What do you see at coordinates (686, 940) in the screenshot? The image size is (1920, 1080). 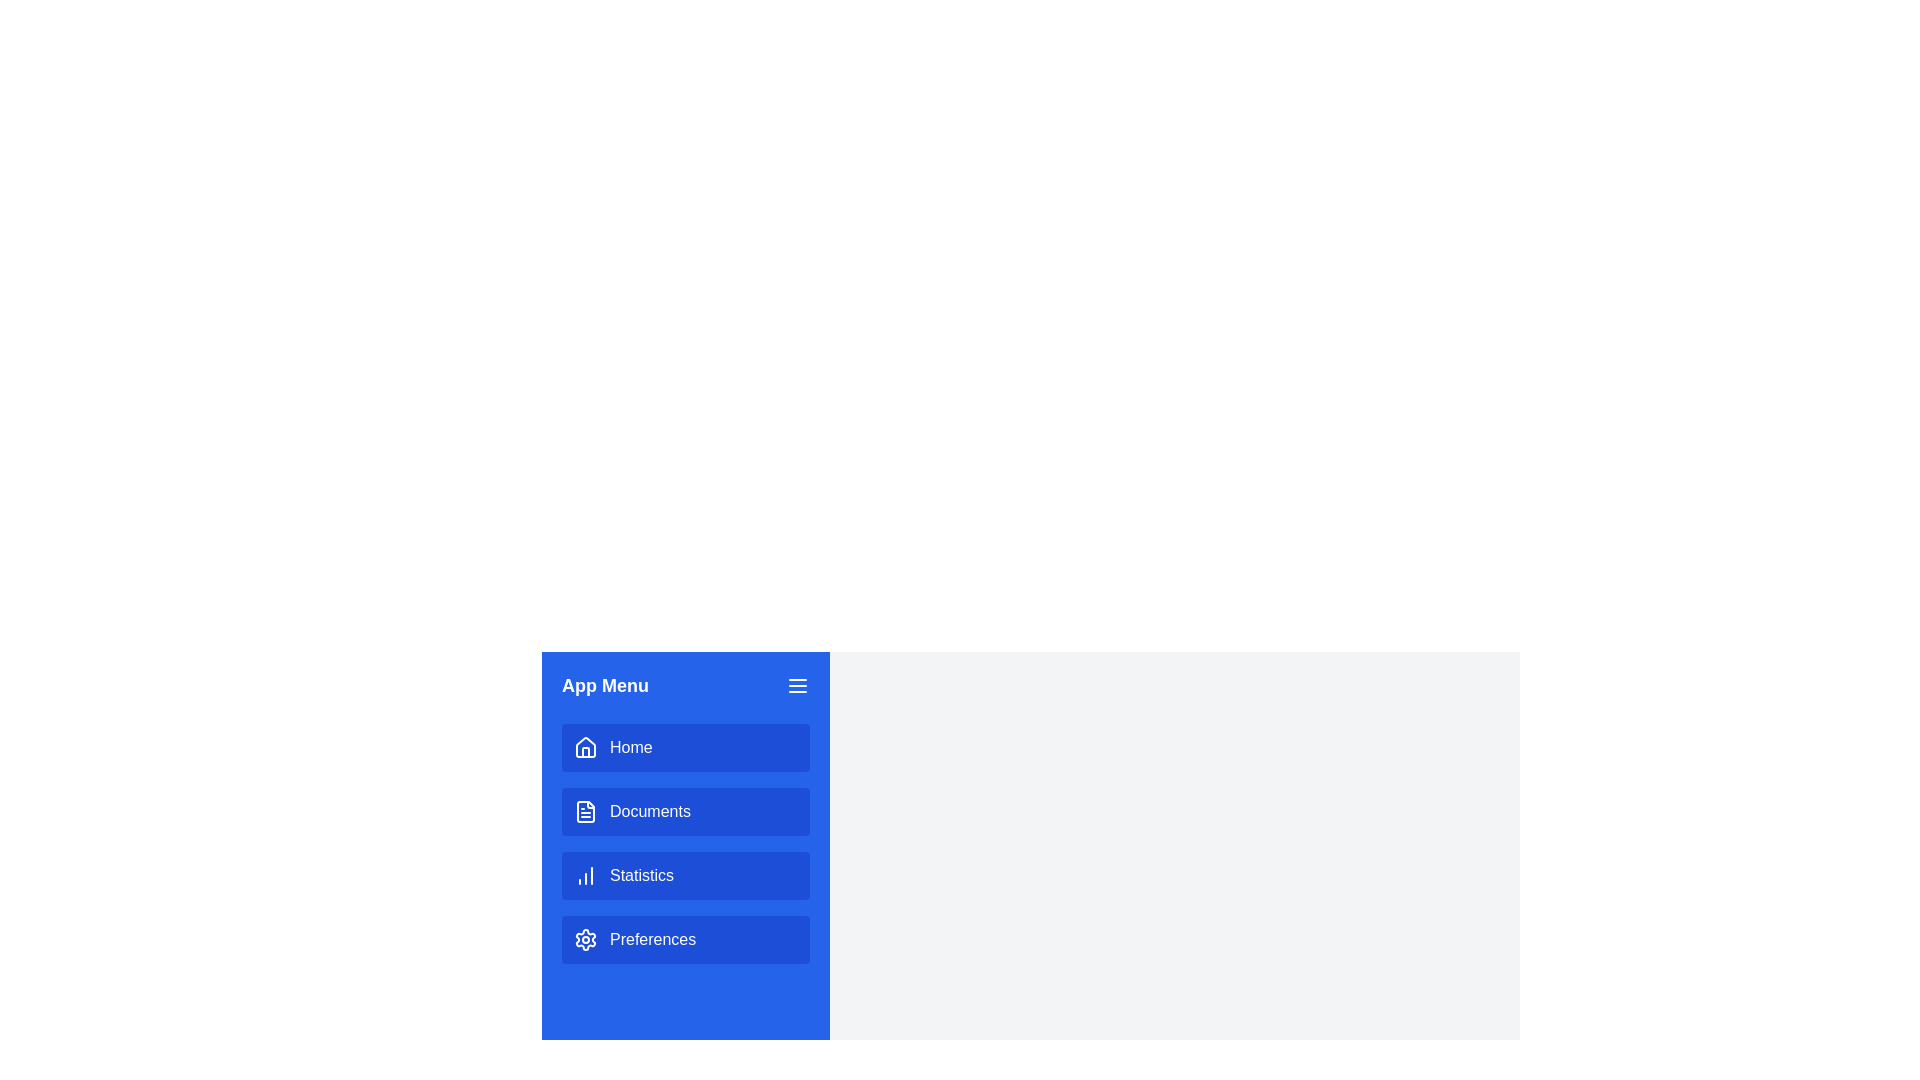 I see `the 'Preferences' button in the menu` at bounding box center [686, 940].